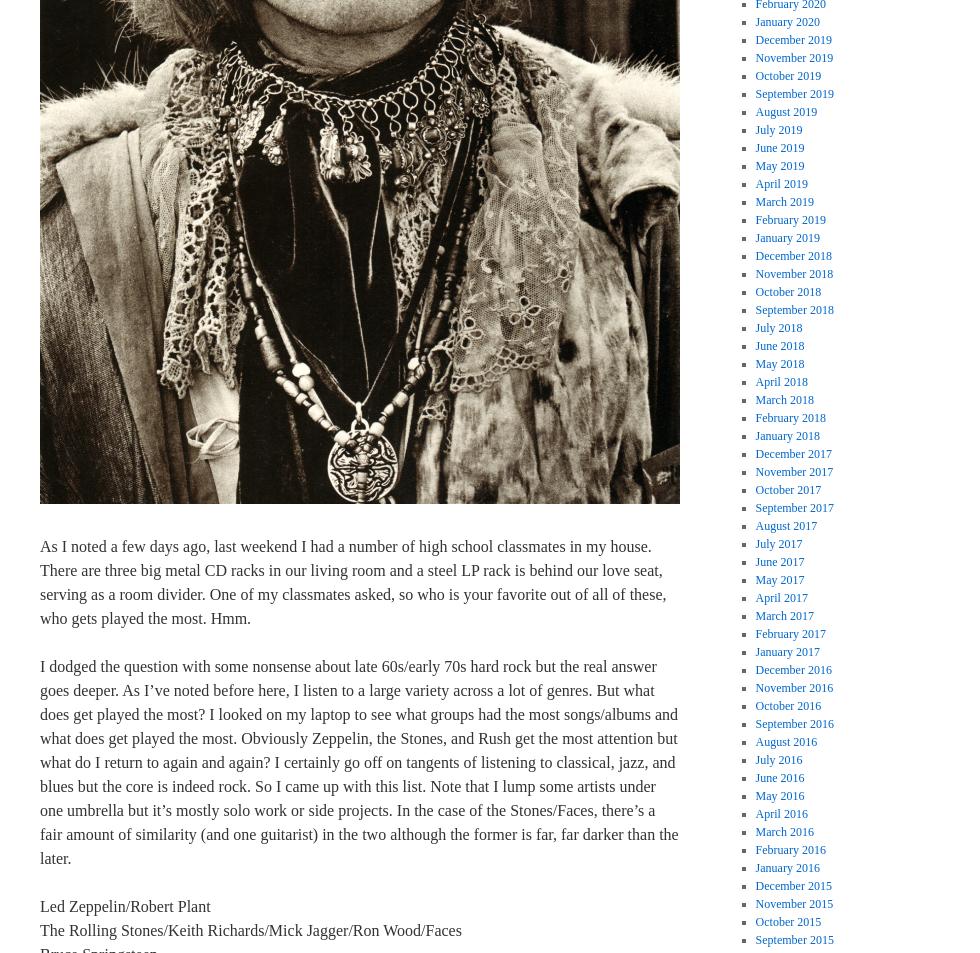  I want to click on 'May 2018', so click(779, 363).